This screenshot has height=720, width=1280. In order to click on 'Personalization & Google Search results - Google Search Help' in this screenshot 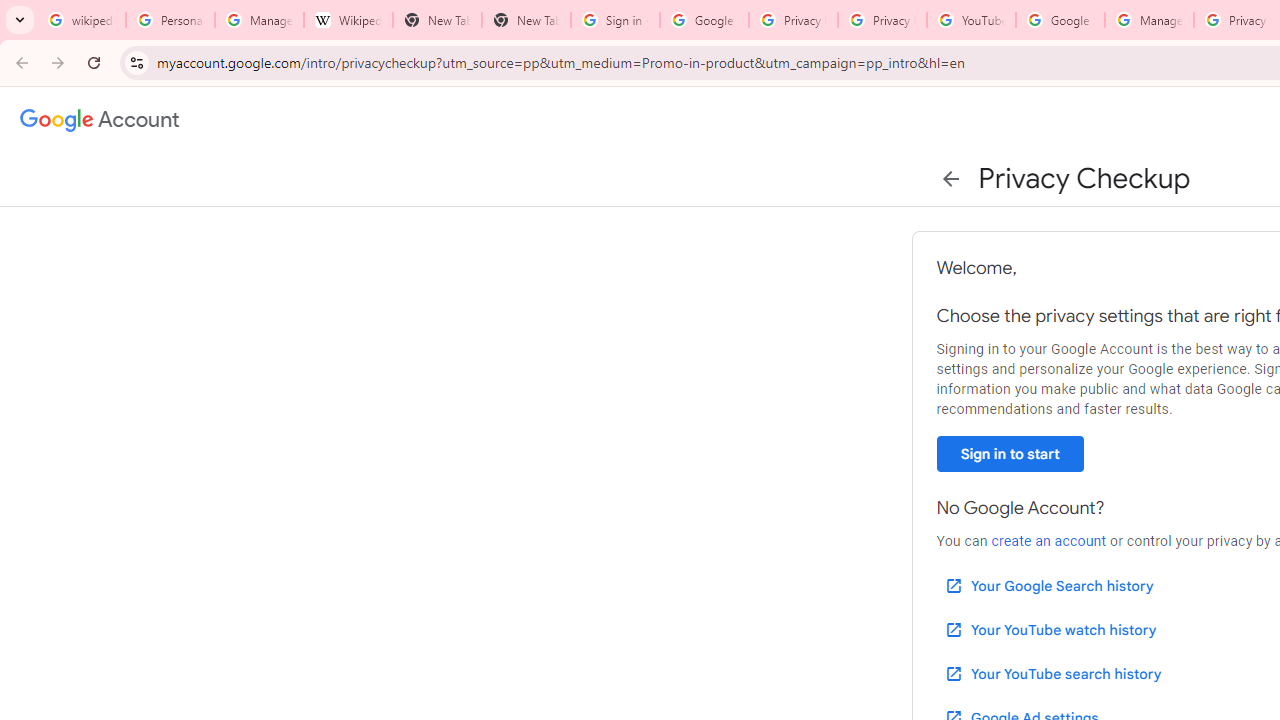, I will do `click(170, 20)`.